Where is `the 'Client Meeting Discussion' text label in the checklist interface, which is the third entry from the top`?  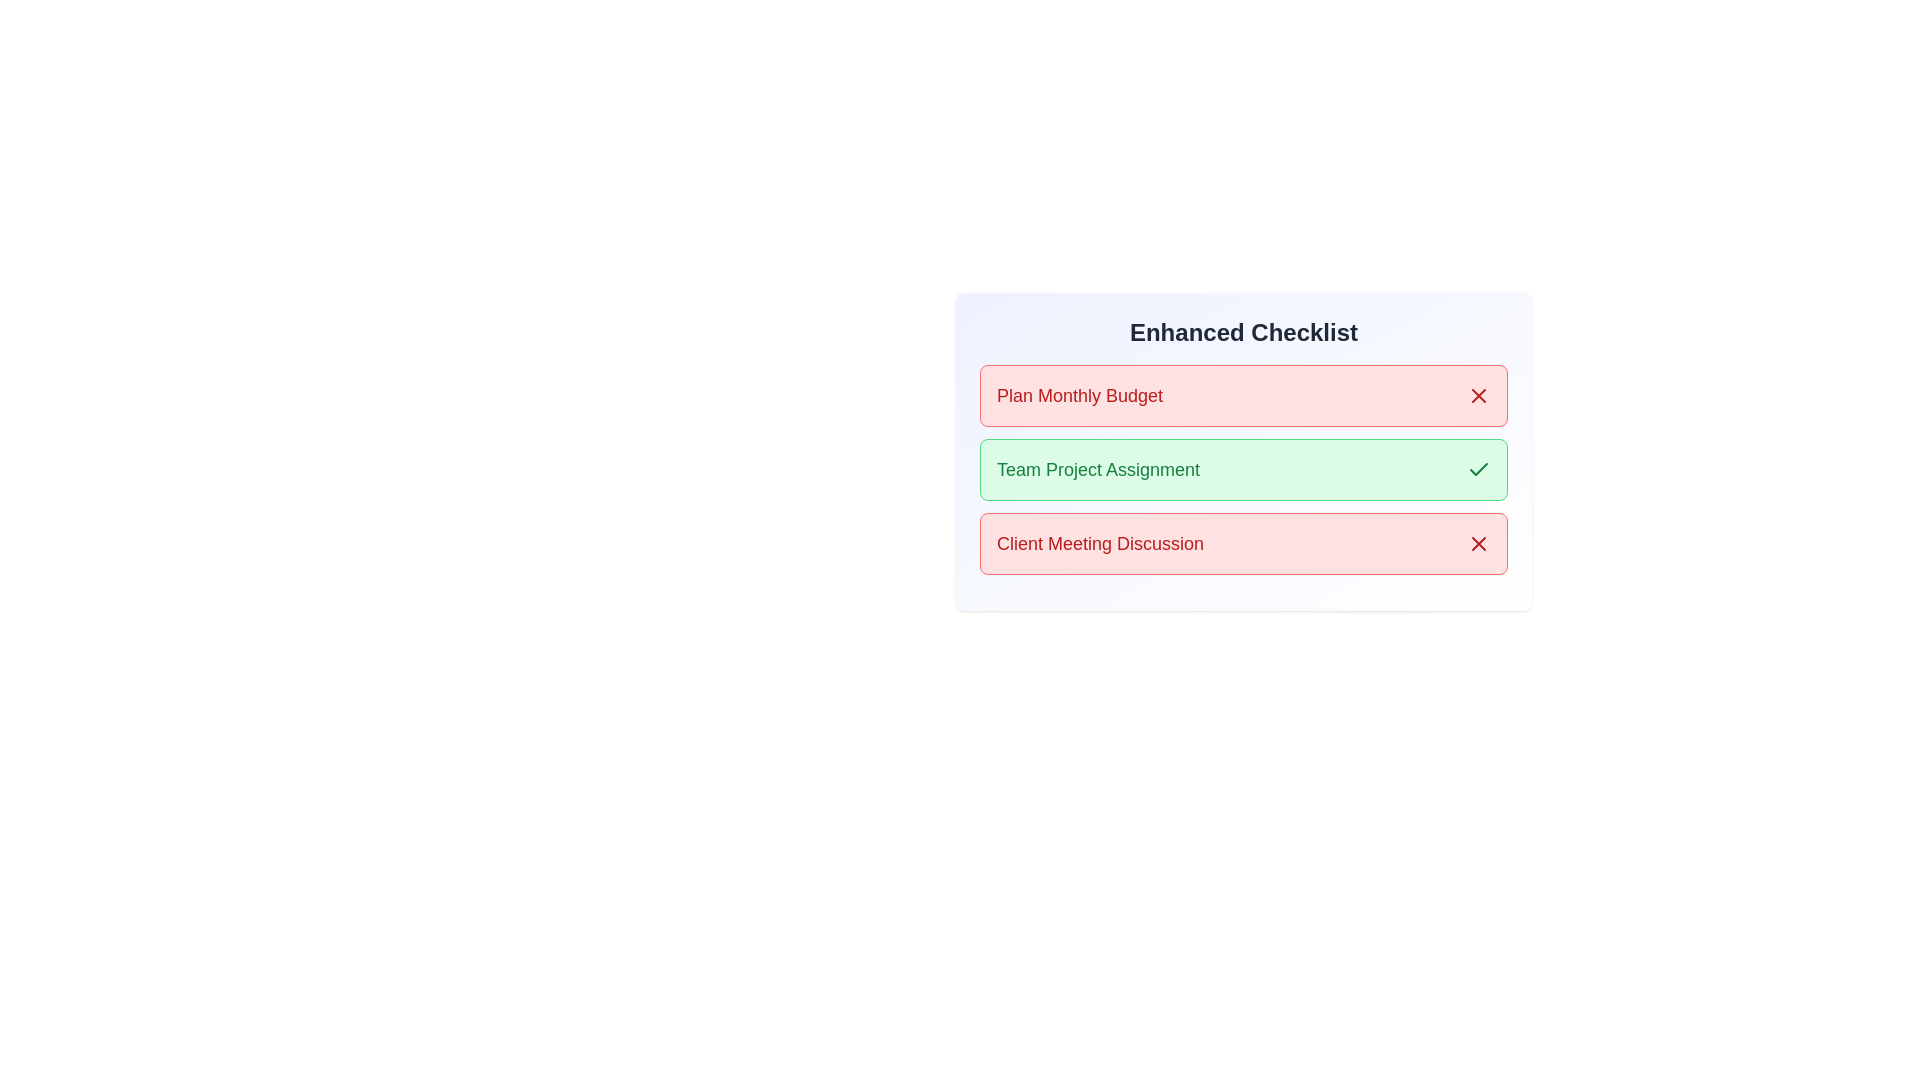 the 'Client Meeting Discussion' text label in the checklist interface, which is the third entry from the top is located at coordinates (1099, 543).